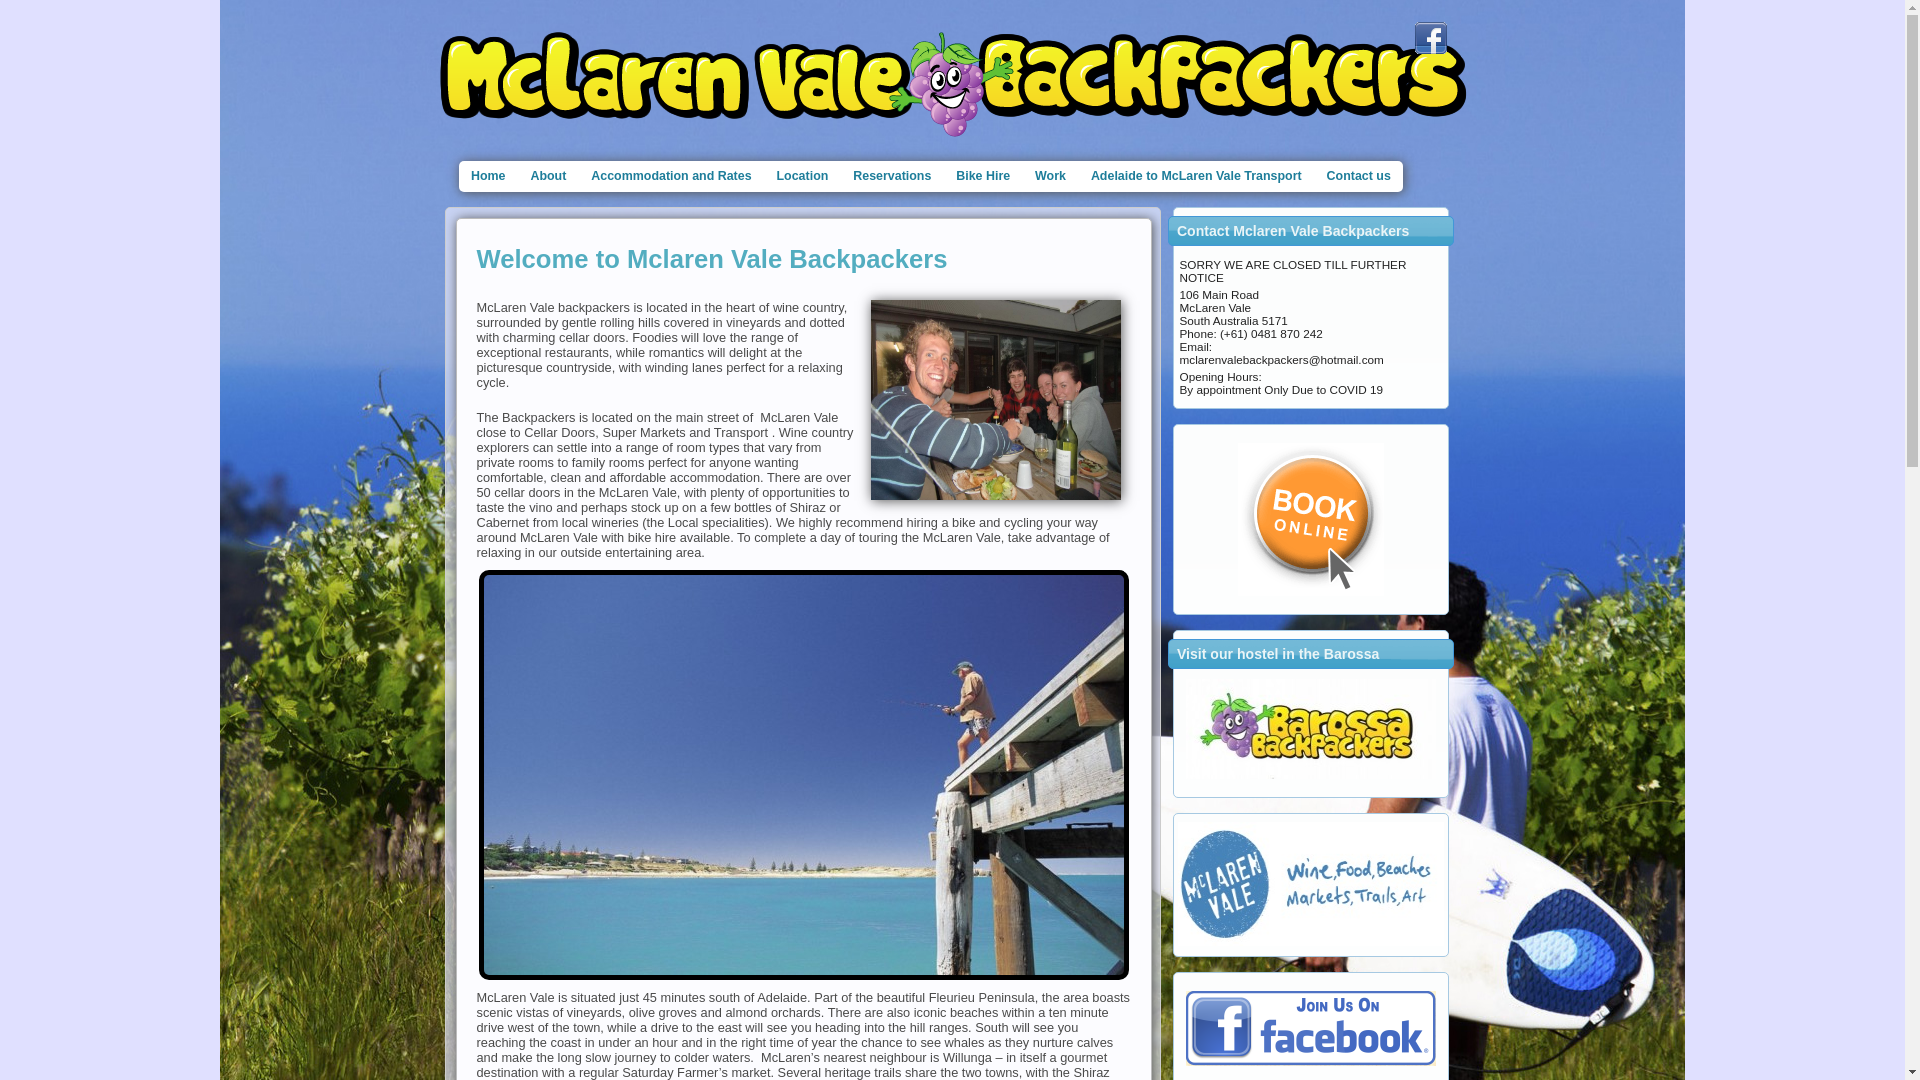 The image size is (1920, 1080). Describe the element at coordinates (1195, 175) in the screenshot. I see `'Adelaide to McLaren Vale Transport'` at that location.